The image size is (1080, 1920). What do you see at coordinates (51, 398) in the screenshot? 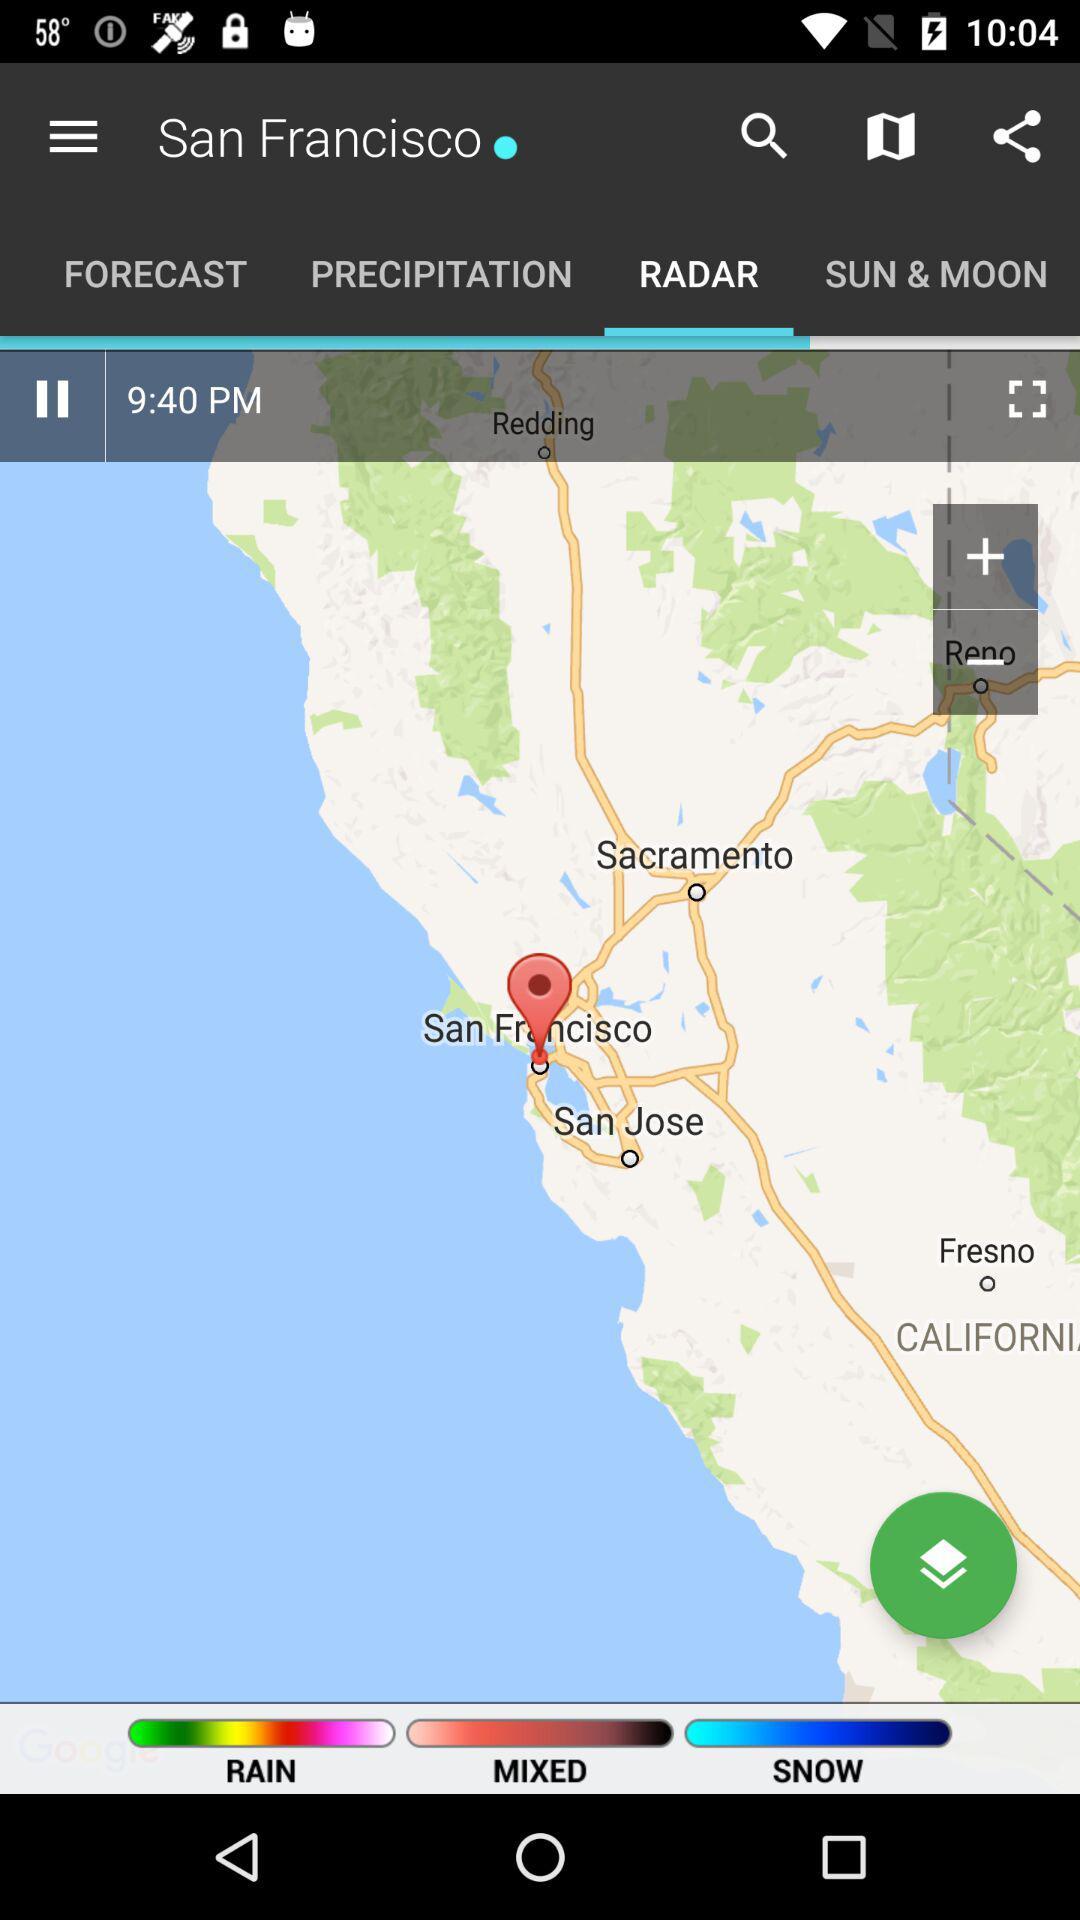
I see `the pause icon` at bounding box center [51, 398].